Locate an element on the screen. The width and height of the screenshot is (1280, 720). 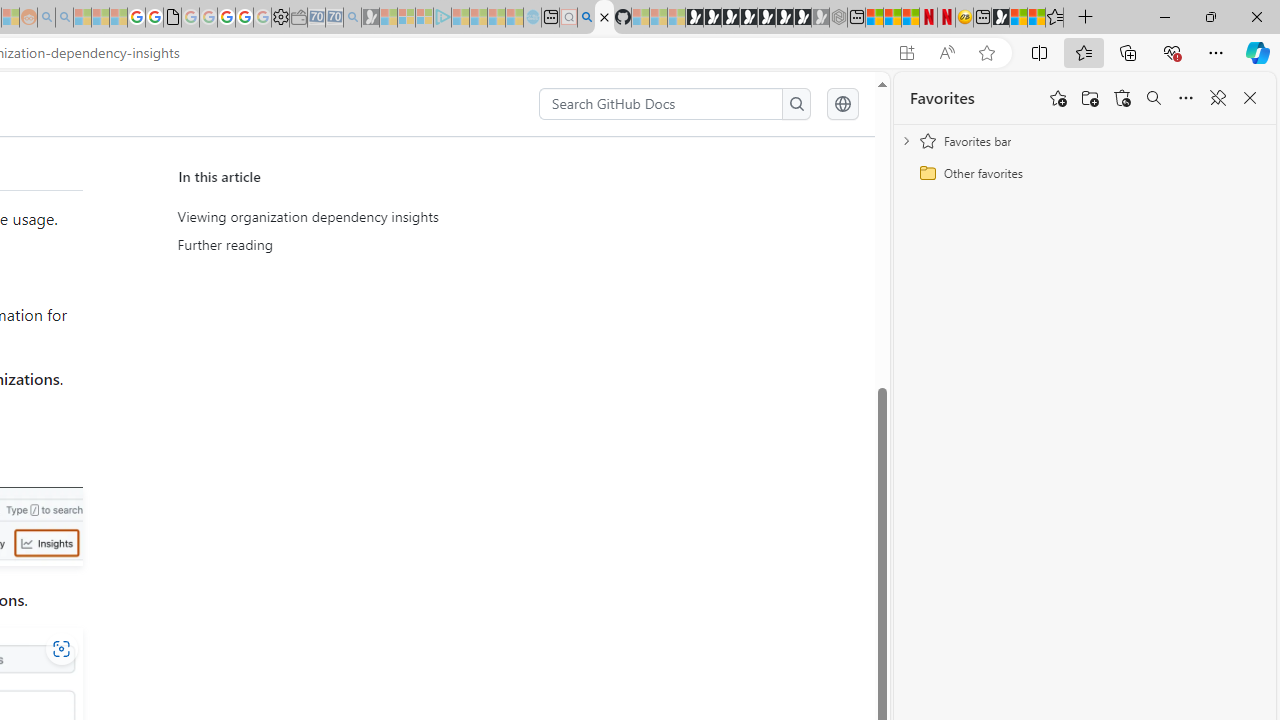
'Search GitHub Docs' is located at coordinates (661, 104).